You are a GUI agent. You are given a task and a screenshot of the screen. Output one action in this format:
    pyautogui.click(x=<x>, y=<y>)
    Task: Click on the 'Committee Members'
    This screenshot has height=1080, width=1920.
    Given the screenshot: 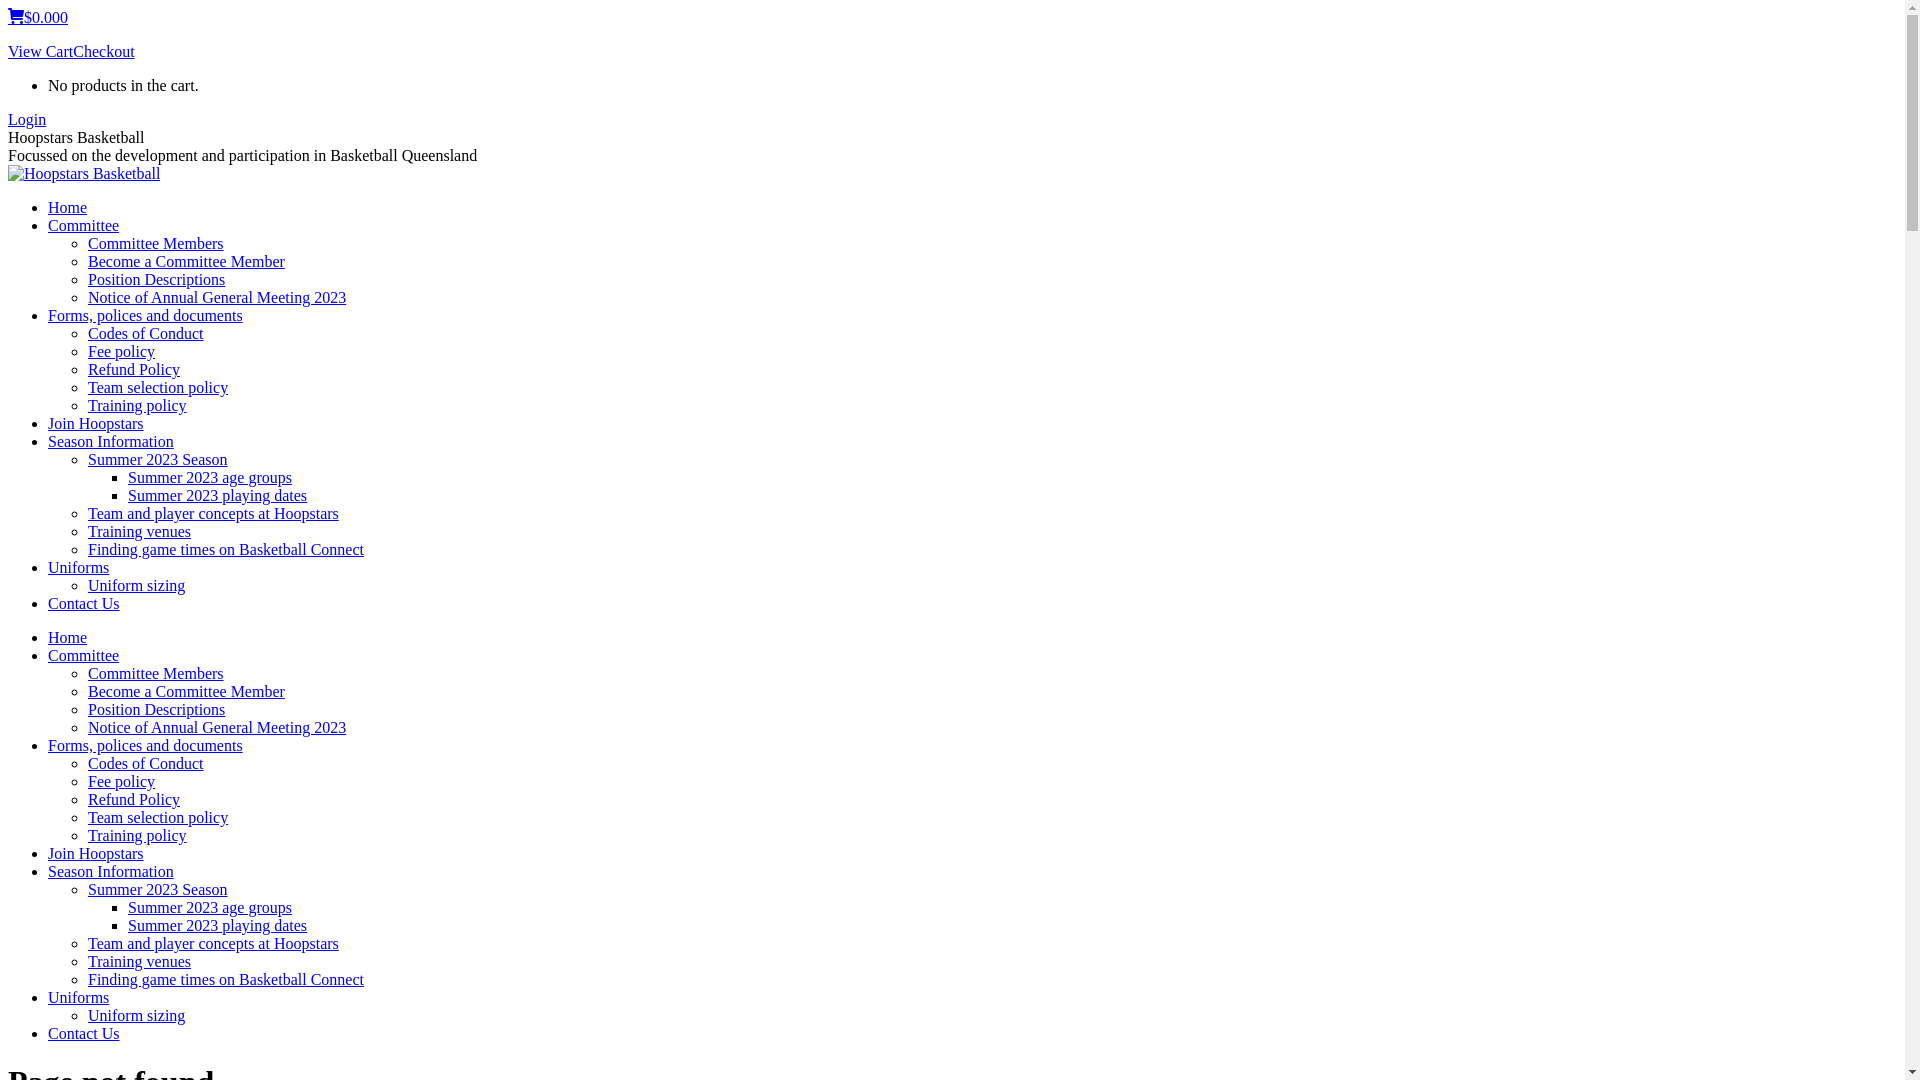 What is the action you would take?
    pyautogui.click(x=86, y=242)
    